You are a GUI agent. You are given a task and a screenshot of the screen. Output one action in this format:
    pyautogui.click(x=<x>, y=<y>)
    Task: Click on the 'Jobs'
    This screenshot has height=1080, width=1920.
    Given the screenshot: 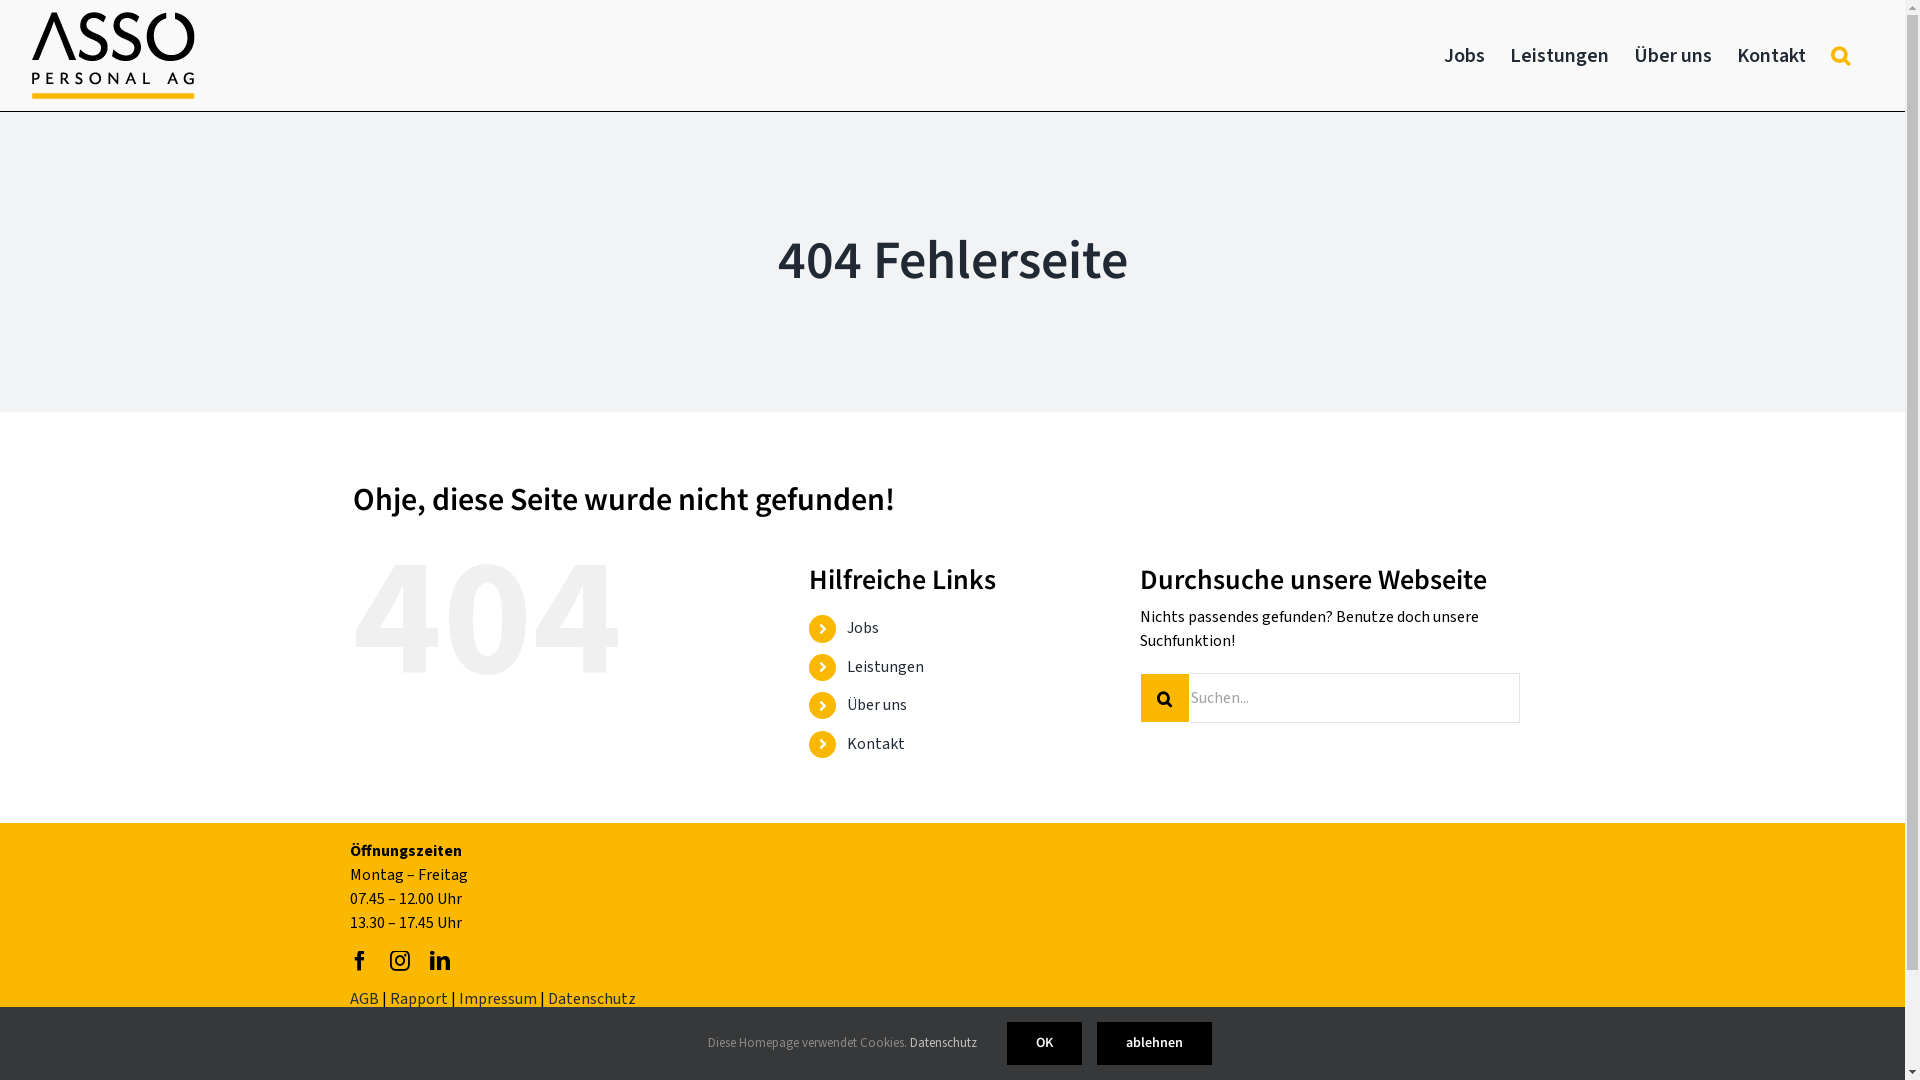 What is the action you would take?
    pyautogui.click(x=1444, y=54)
    